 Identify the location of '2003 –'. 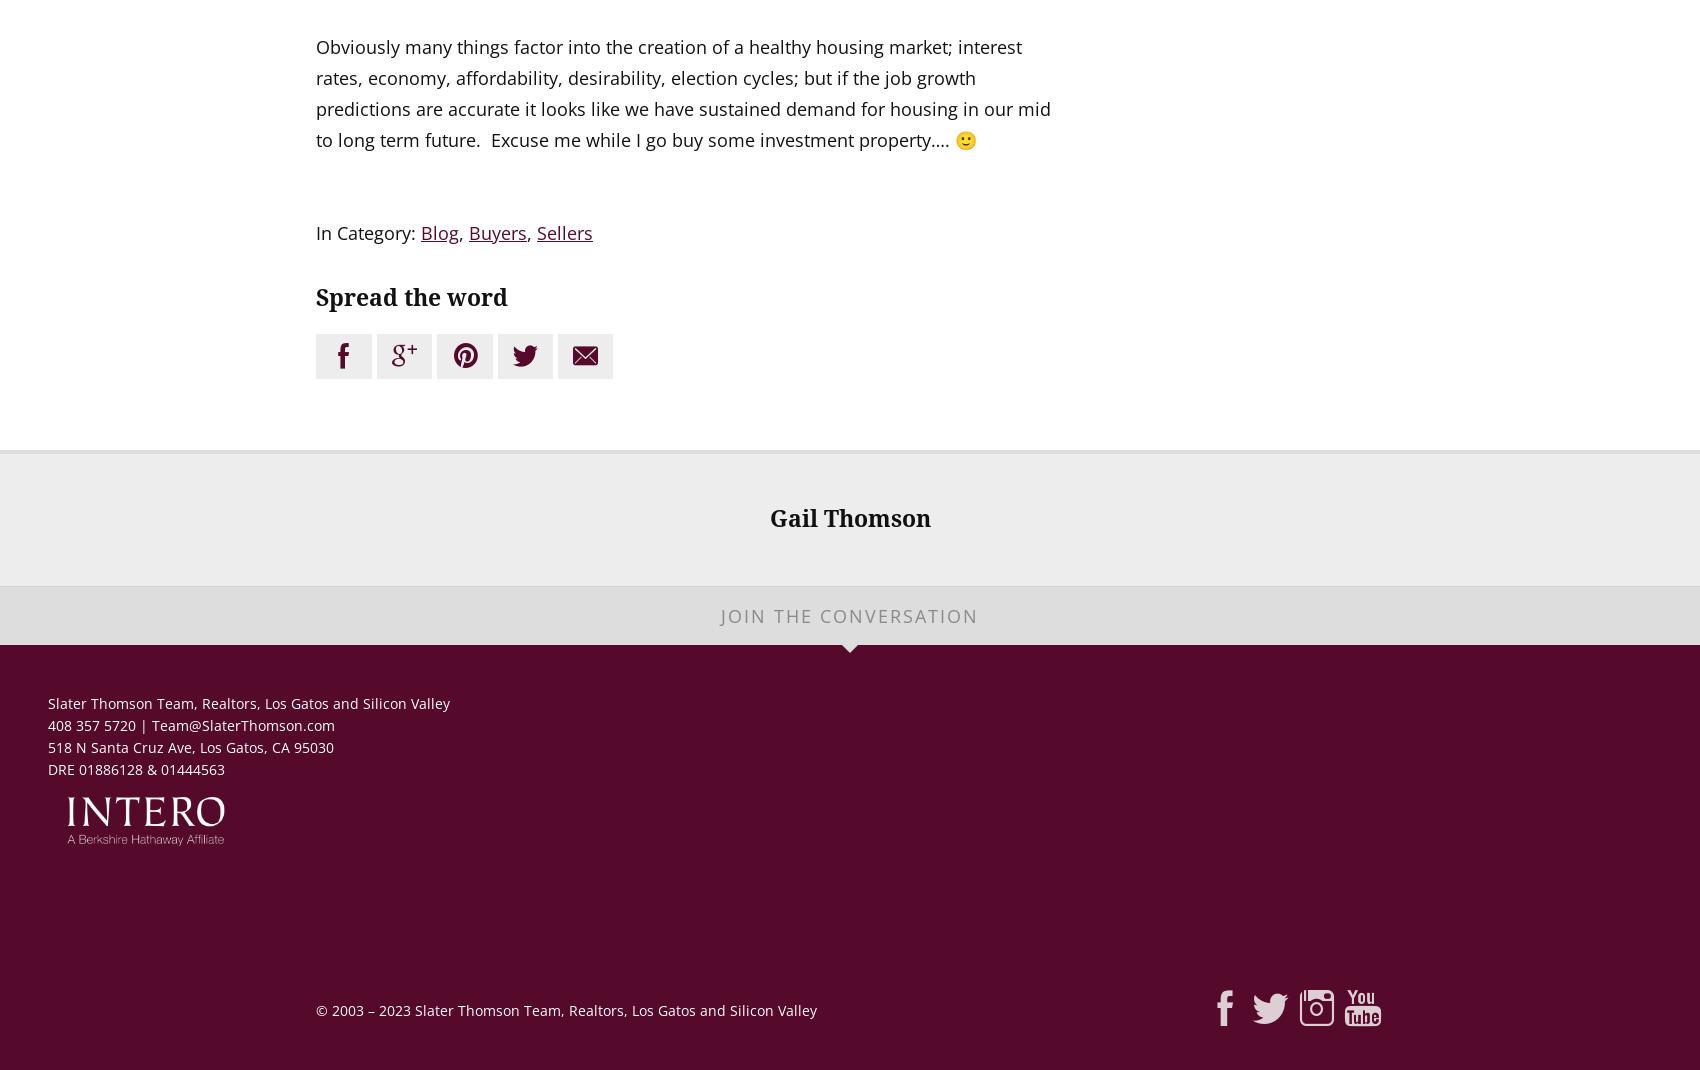
(354, 1009).